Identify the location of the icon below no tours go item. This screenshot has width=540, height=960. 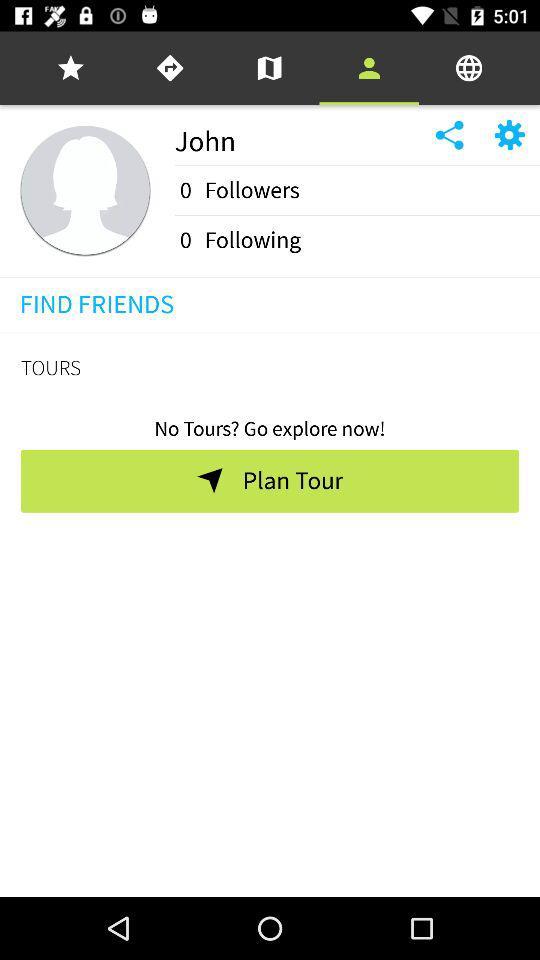
(291, 480).